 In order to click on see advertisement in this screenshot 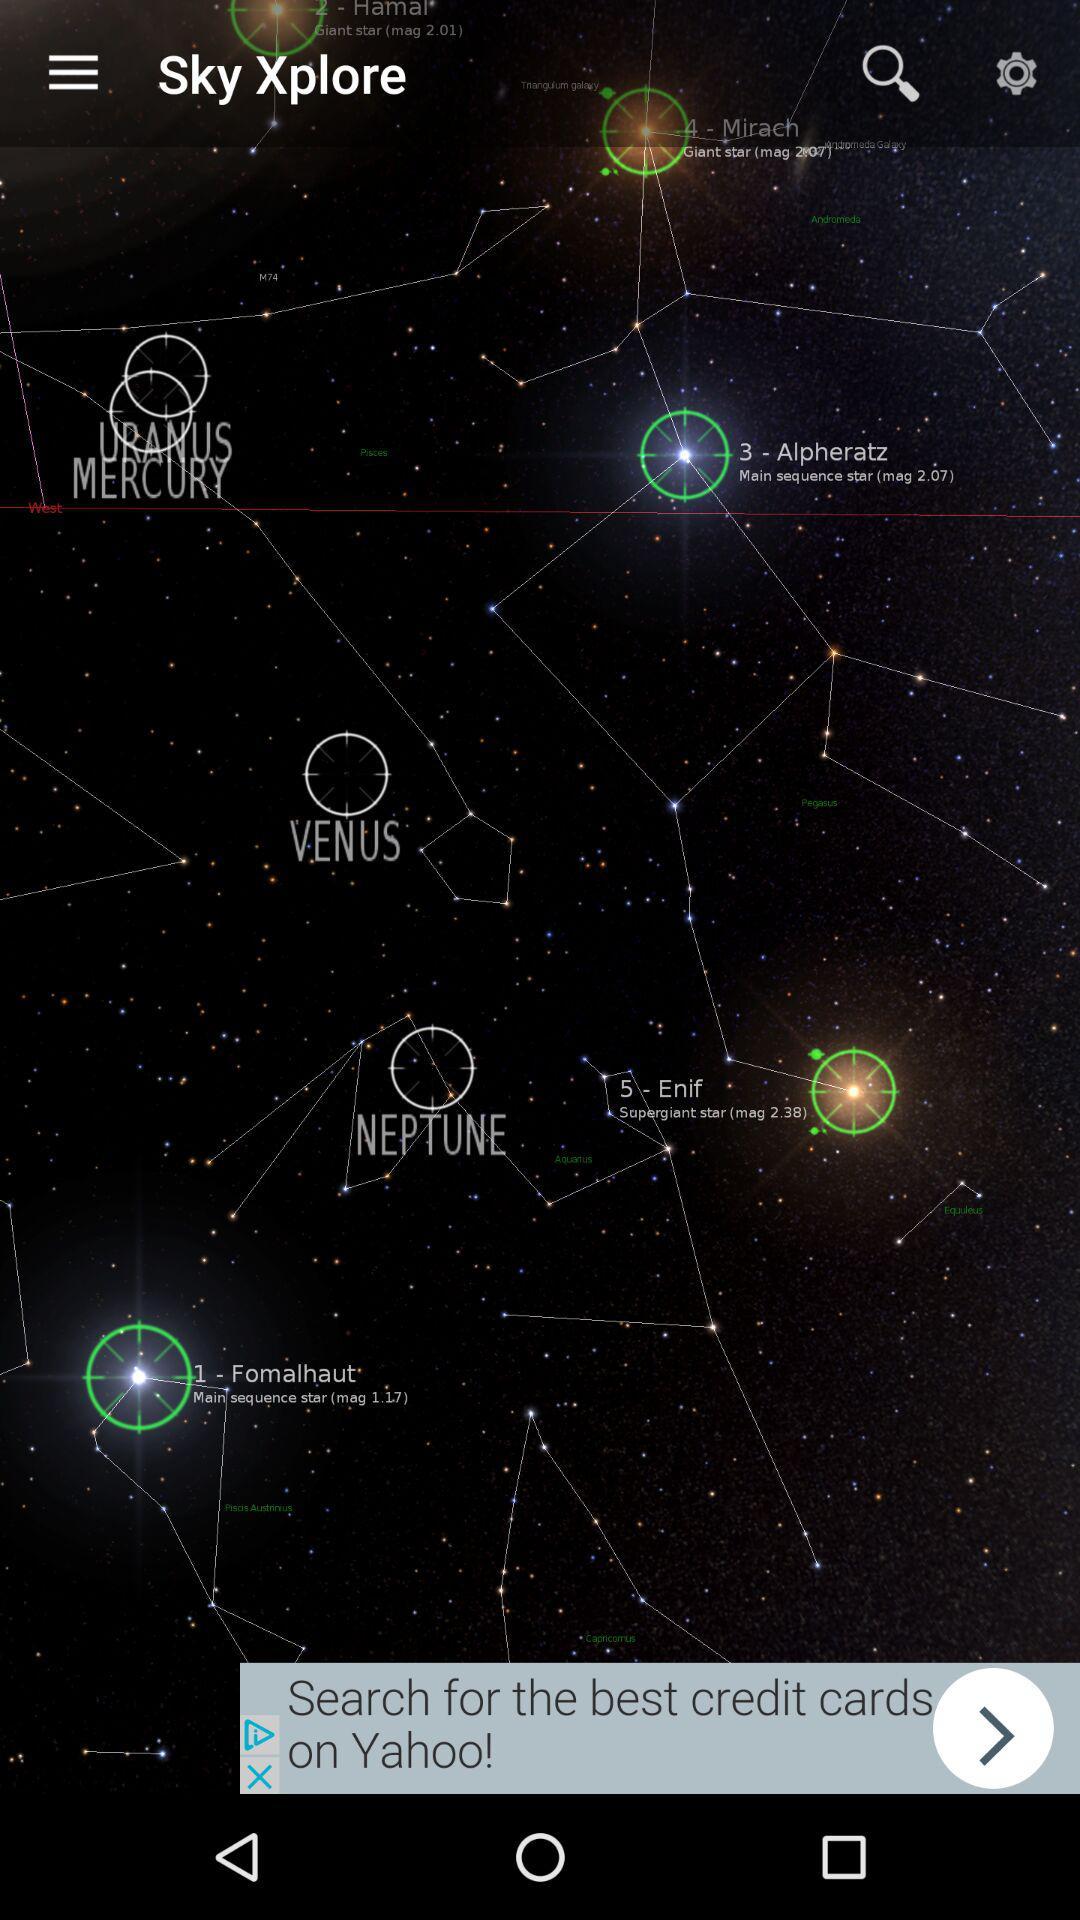, I will do `click(659, 1727)`.